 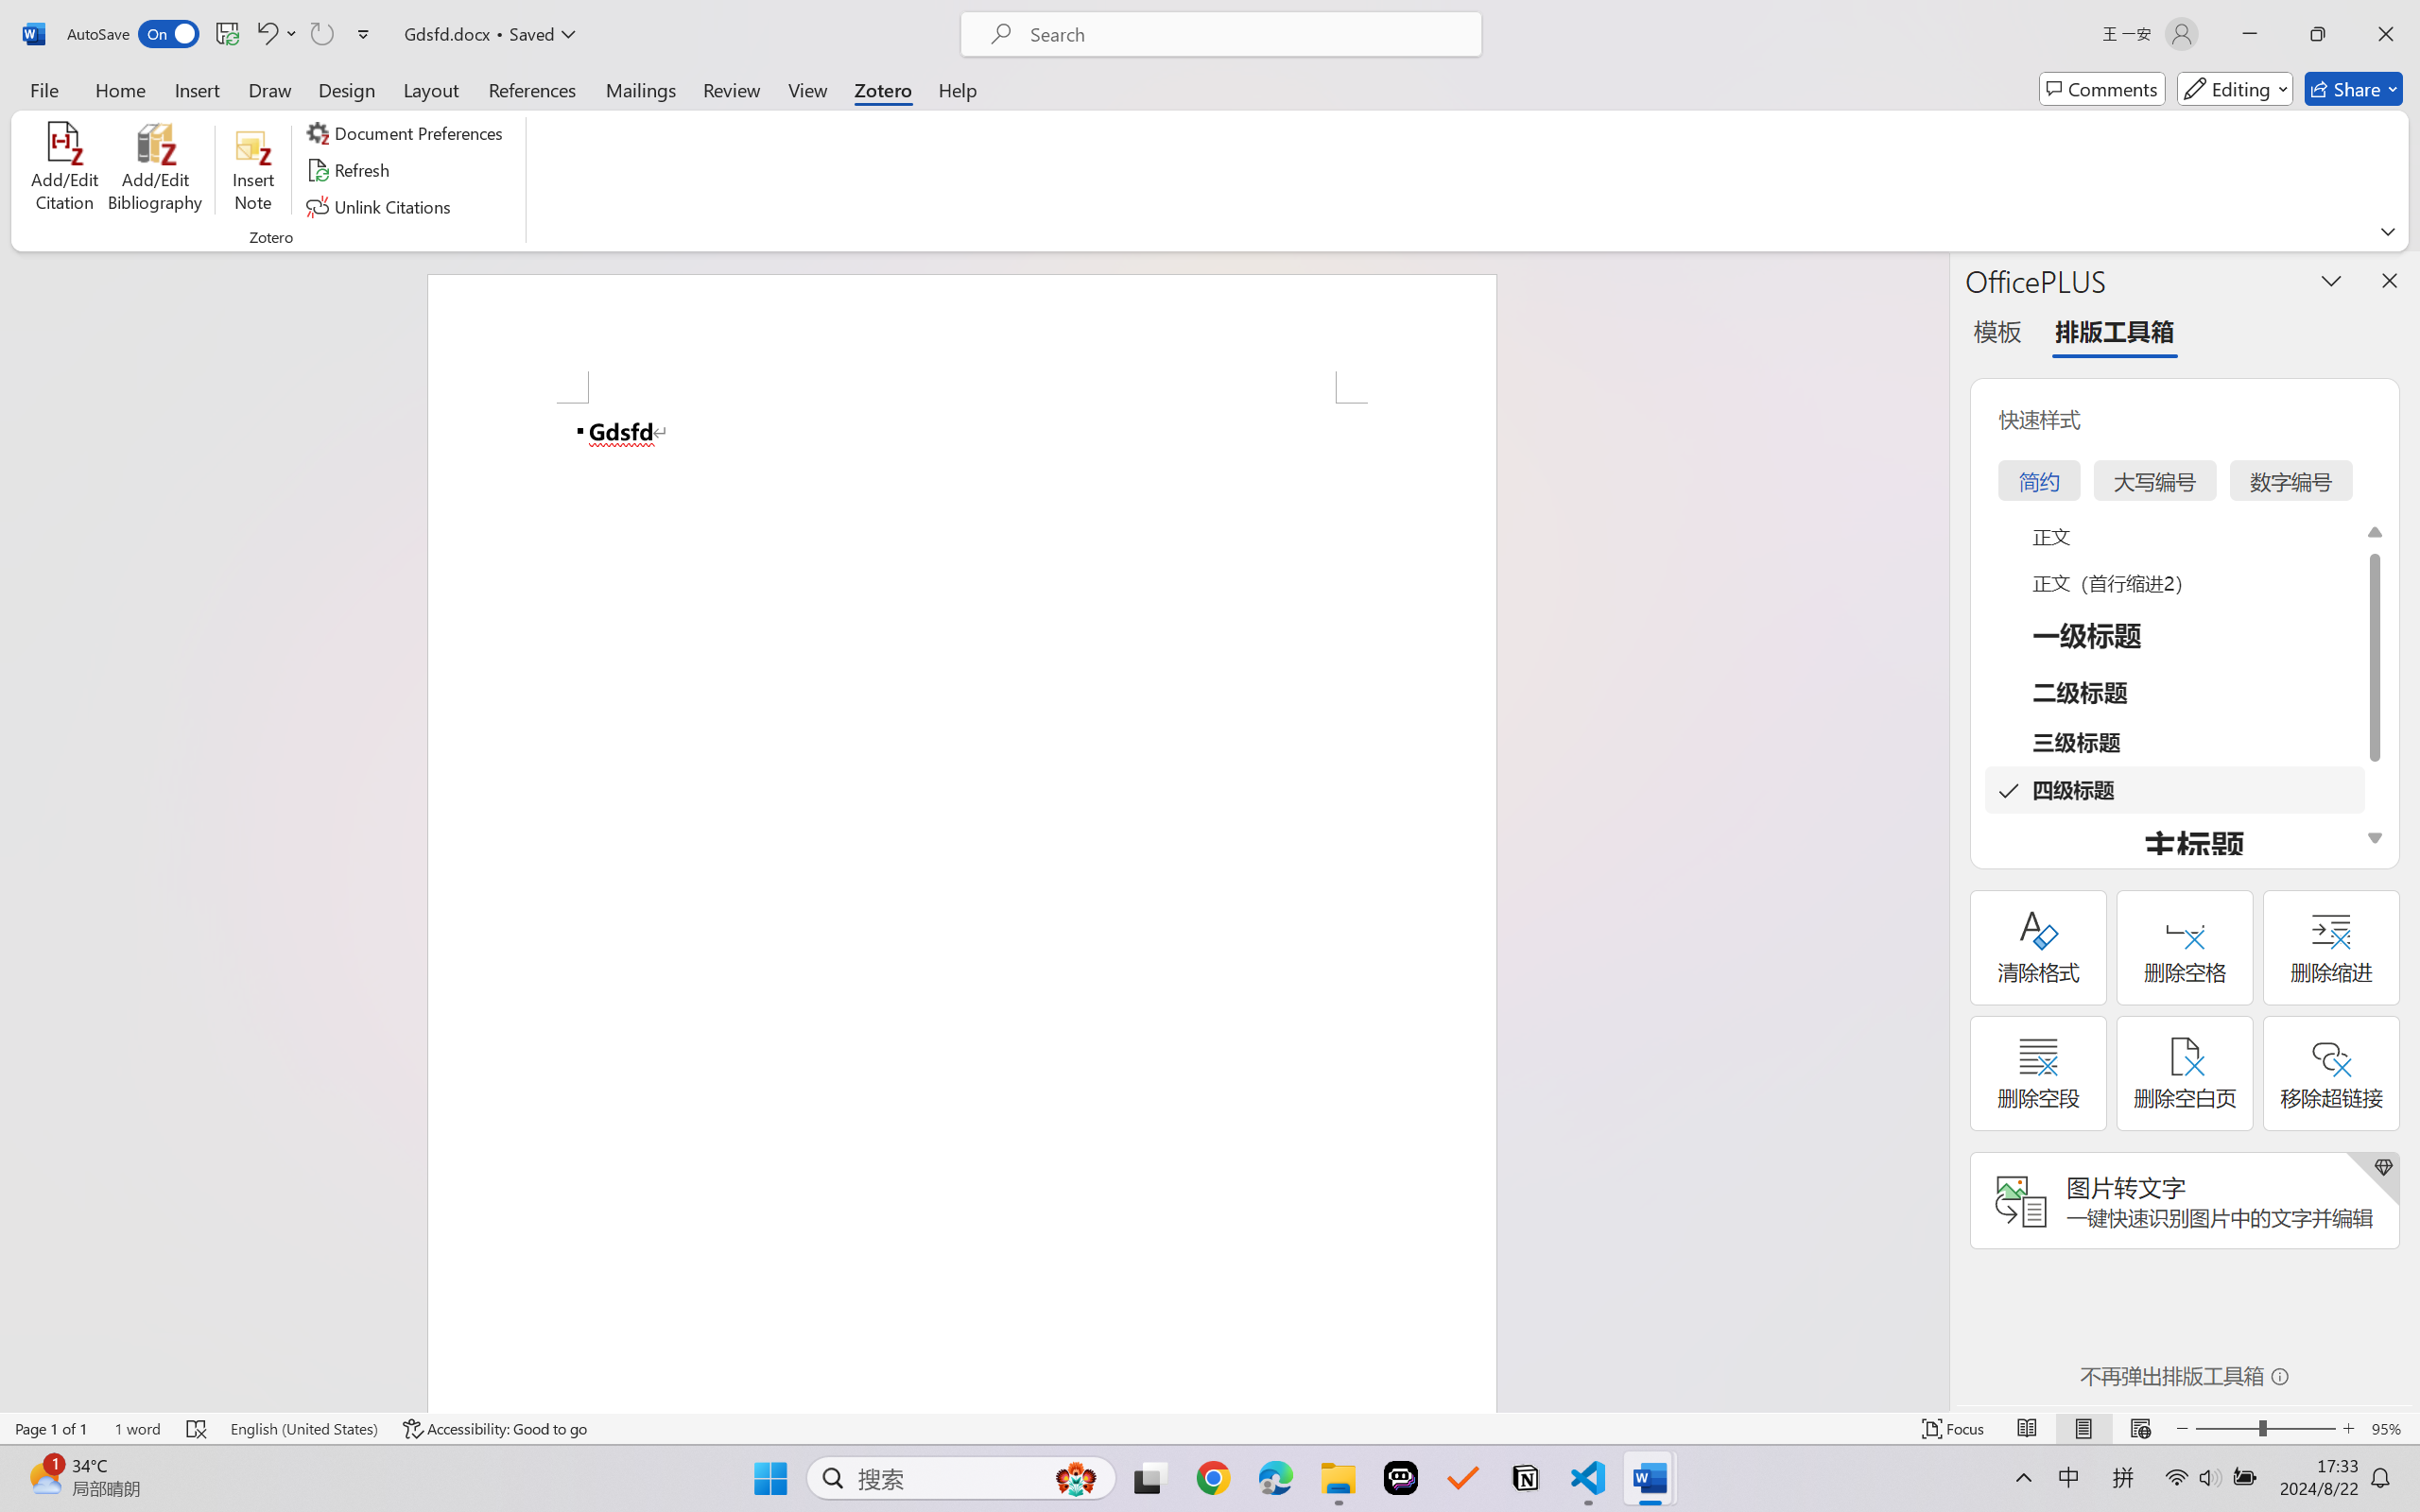 What do you see at coordinates (1246, 33) in the screenshot?
I see `'Microsoft search'` at bounding box center [1246, 33].